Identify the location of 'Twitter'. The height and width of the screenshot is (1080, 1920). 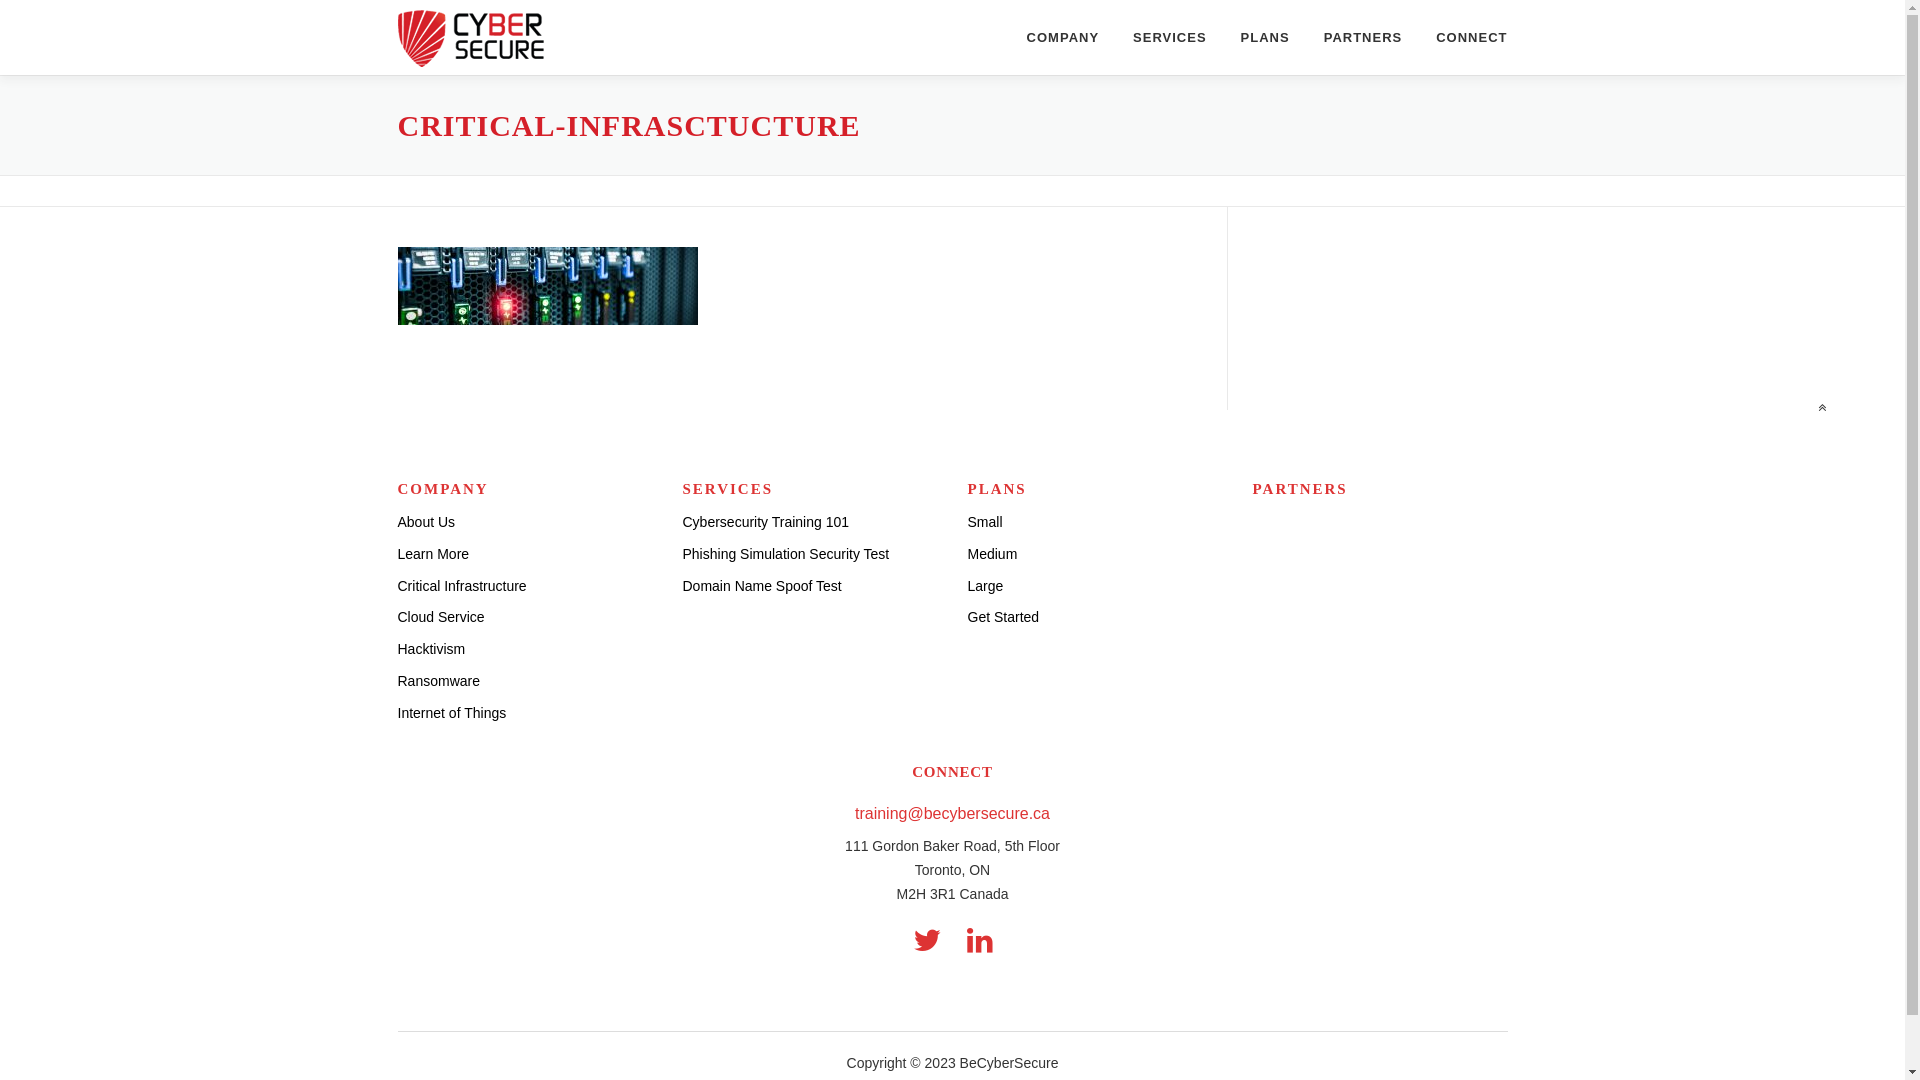
(925, 940).